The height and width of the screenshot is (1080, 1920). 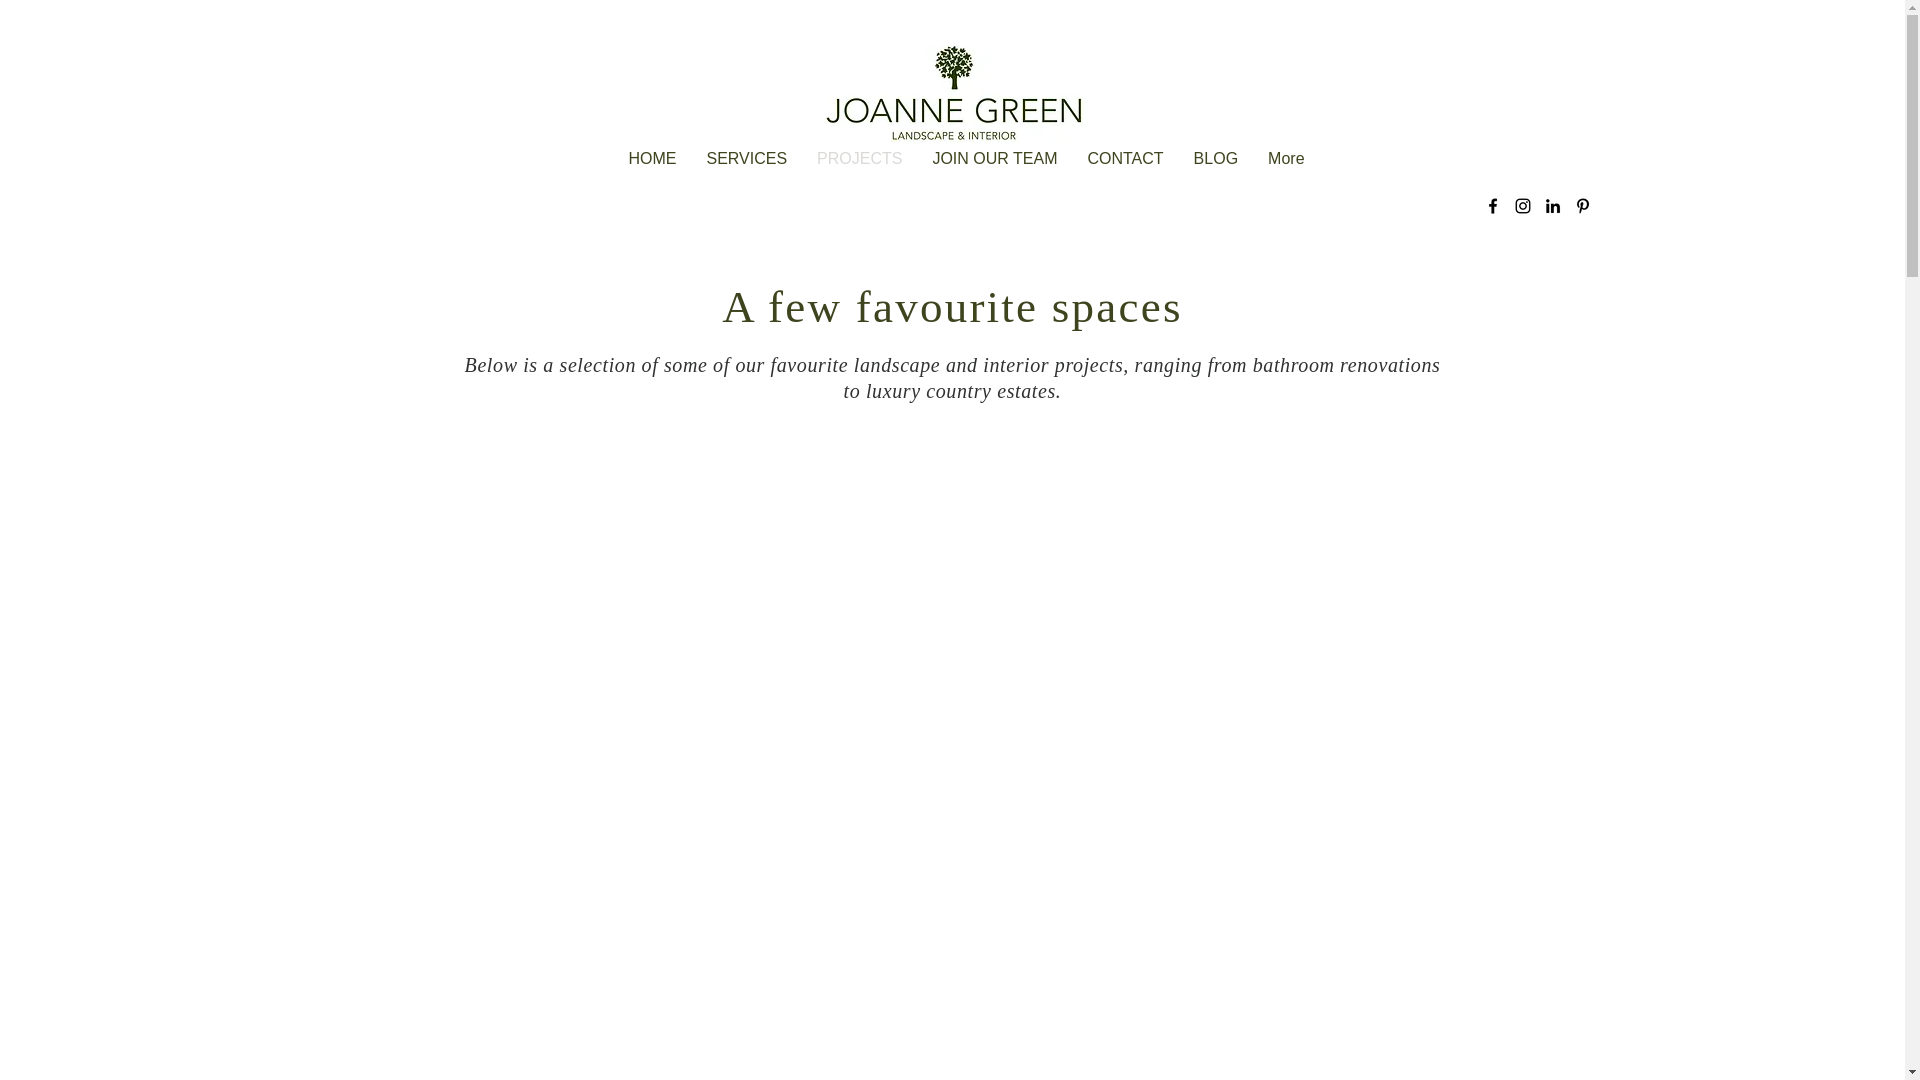 What do you see at coordinates (652, 167) in the screenshot?
I see `'HOME'` at bounding box center [652, 167].